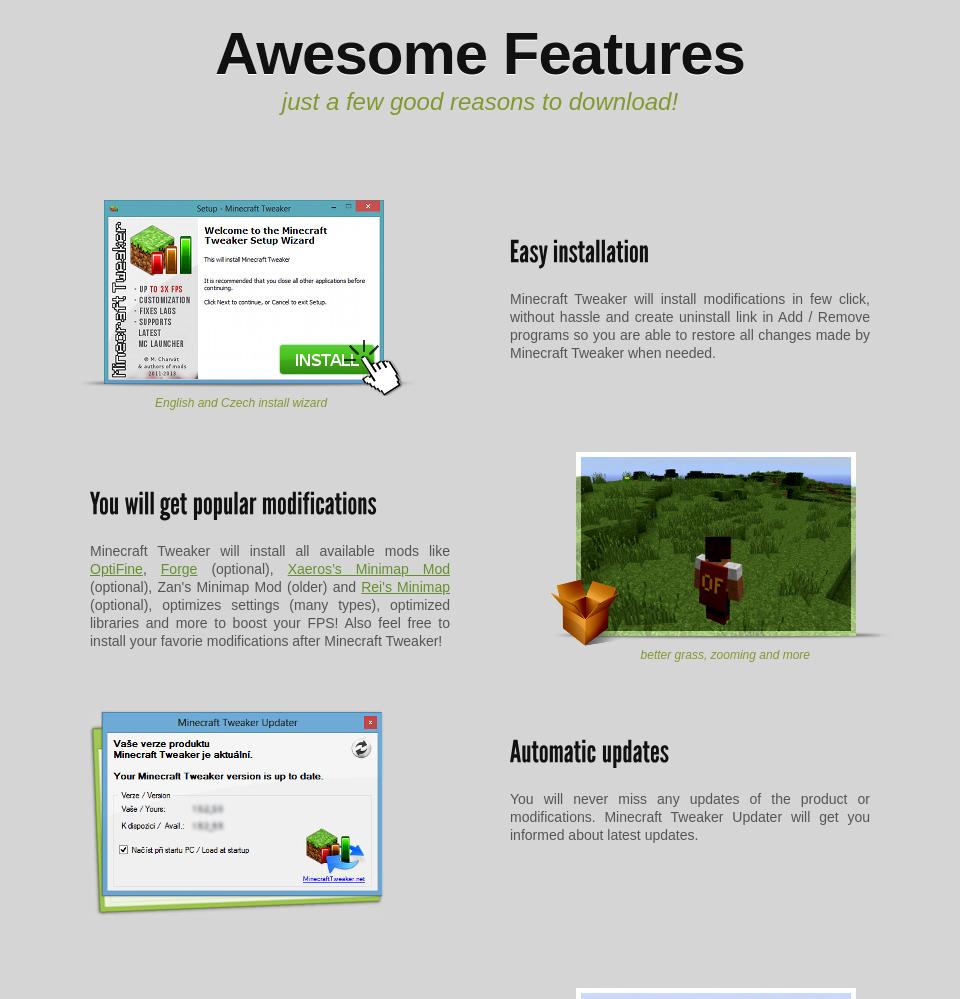 The height and width of the screenshot is (999, 960). What do you see at coordinates (690, 816) in the screenshot?
I see `'You will never miss any updates of the product or modifications. Minecraft Tweaker Updater will get you informed about latest updates.'` at bounding box center [690, 816].